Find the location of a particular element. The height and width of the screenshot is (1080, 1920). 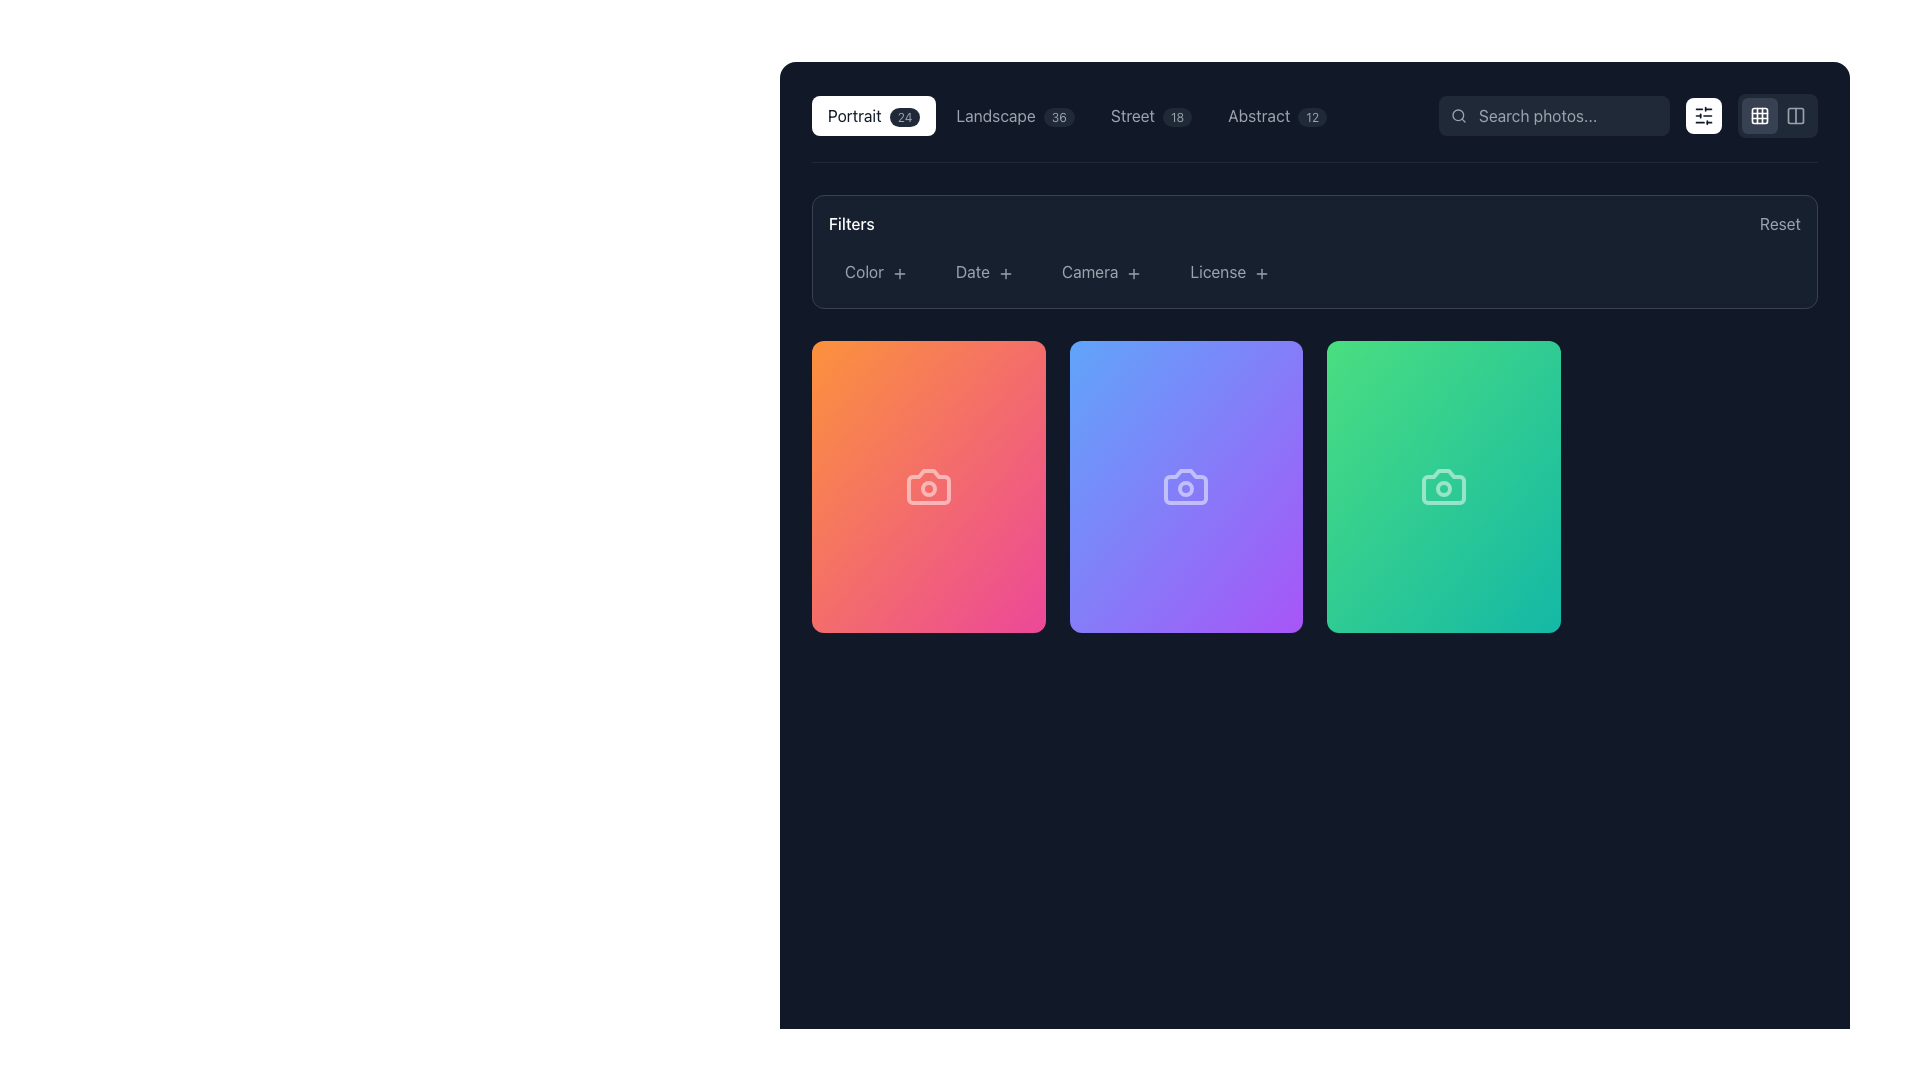

the 'Portrait' button on the interactive menu bar, which is located near the top of the interface above the 'Filters' section is located at coordinates (1315, 128).